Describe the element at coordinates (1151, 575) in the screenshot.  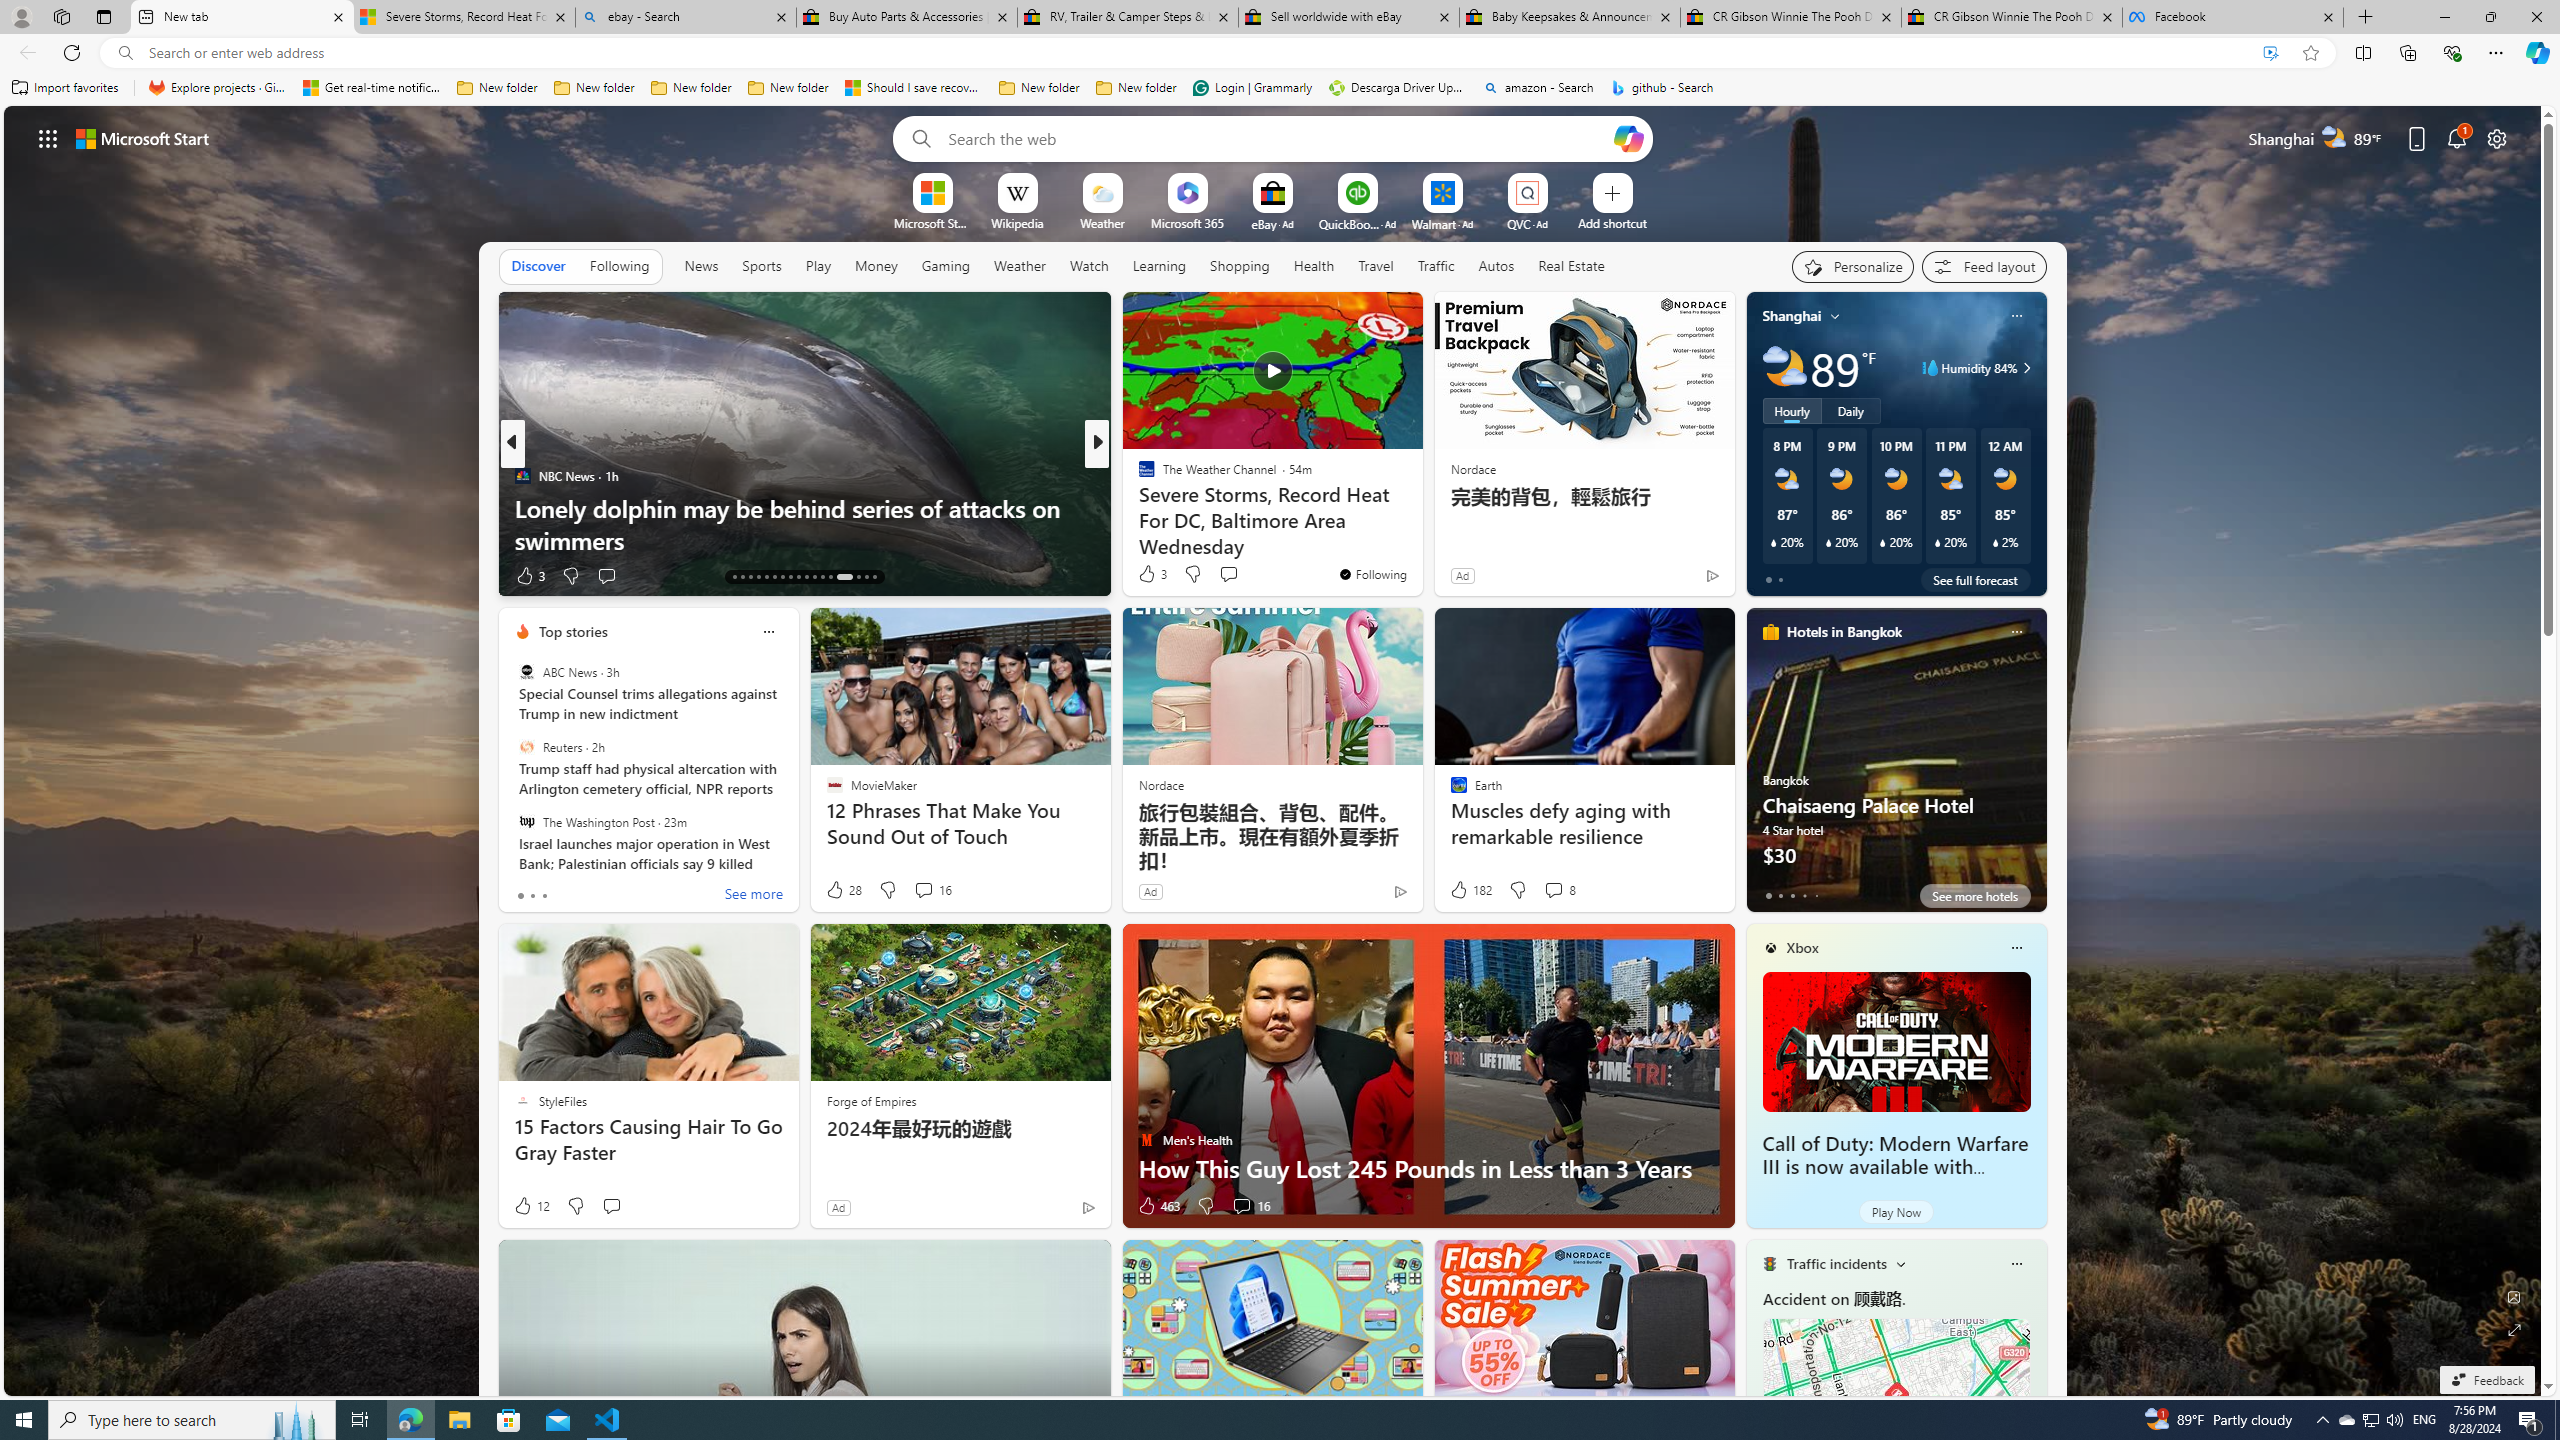
I see `'116 Like'` at that location.